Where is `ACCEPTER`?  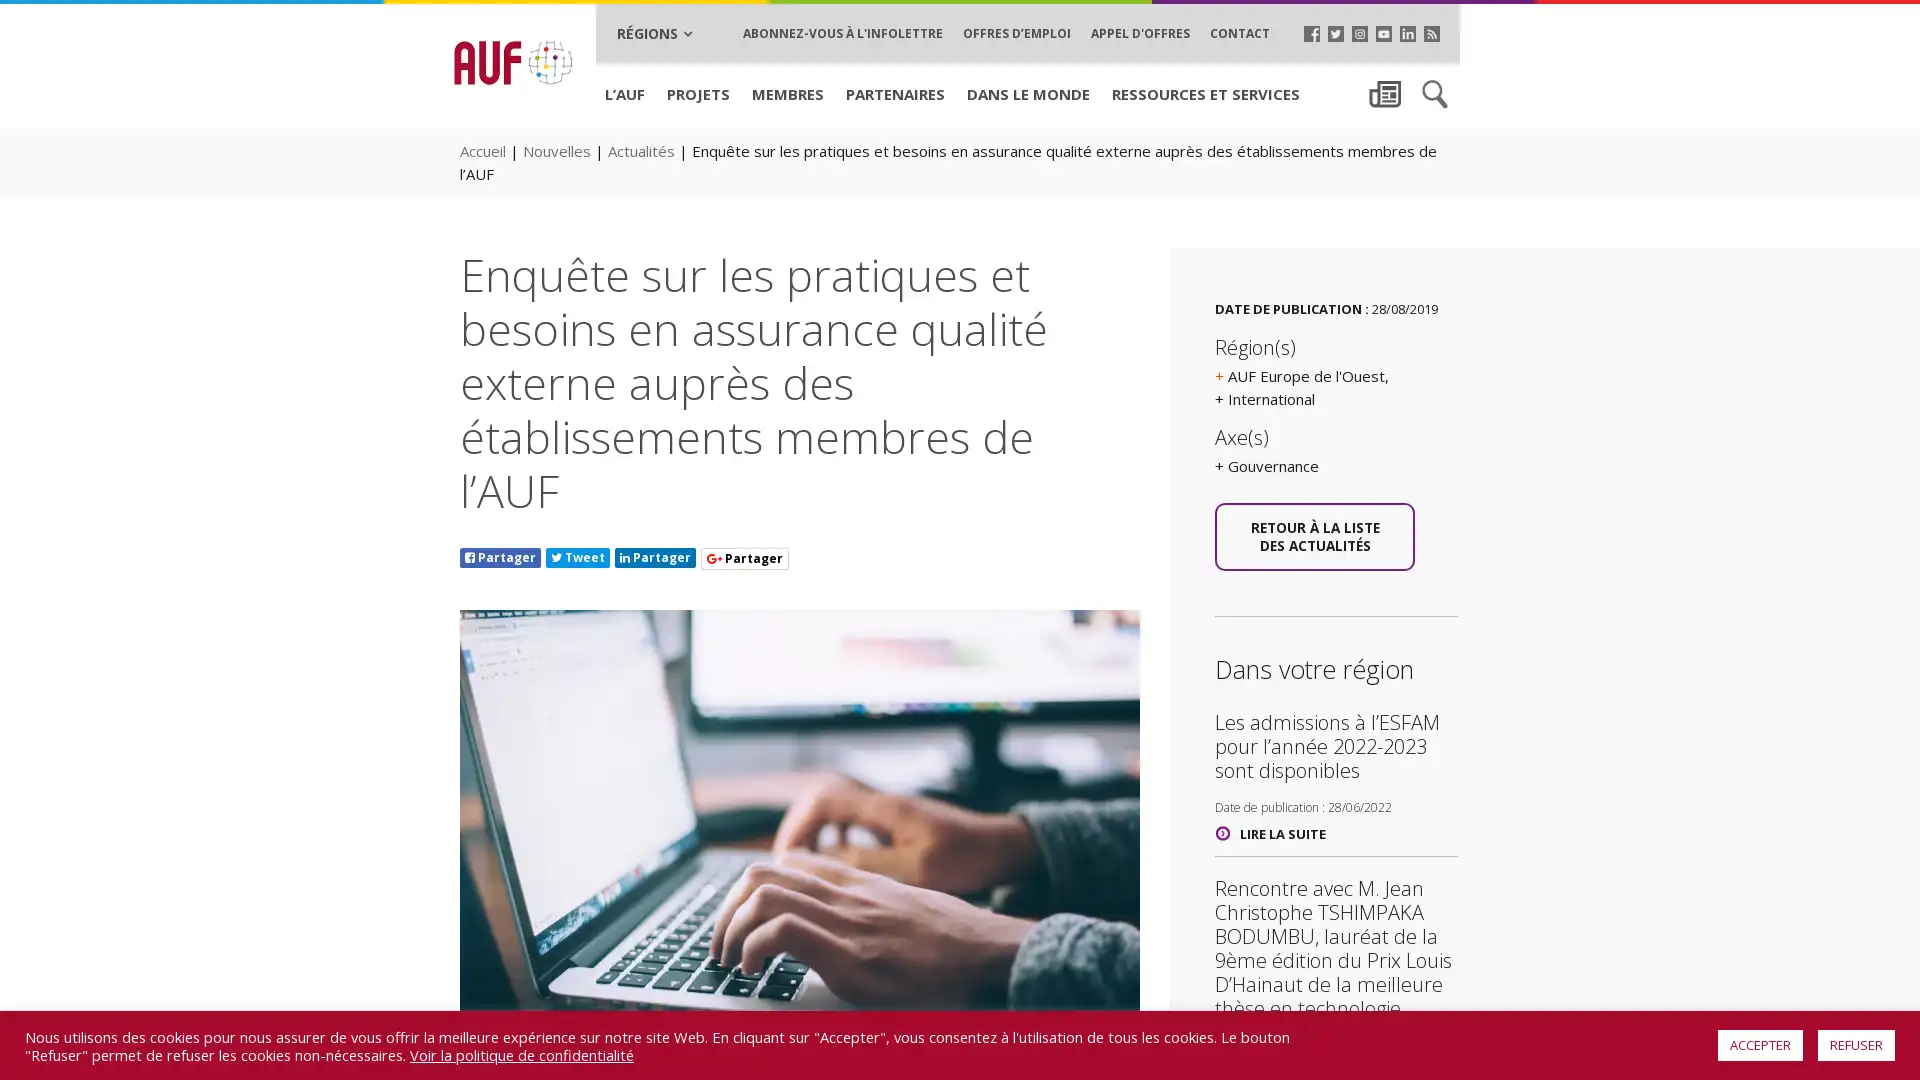 ACCEPTER is located at coordinates (1760, 1044).